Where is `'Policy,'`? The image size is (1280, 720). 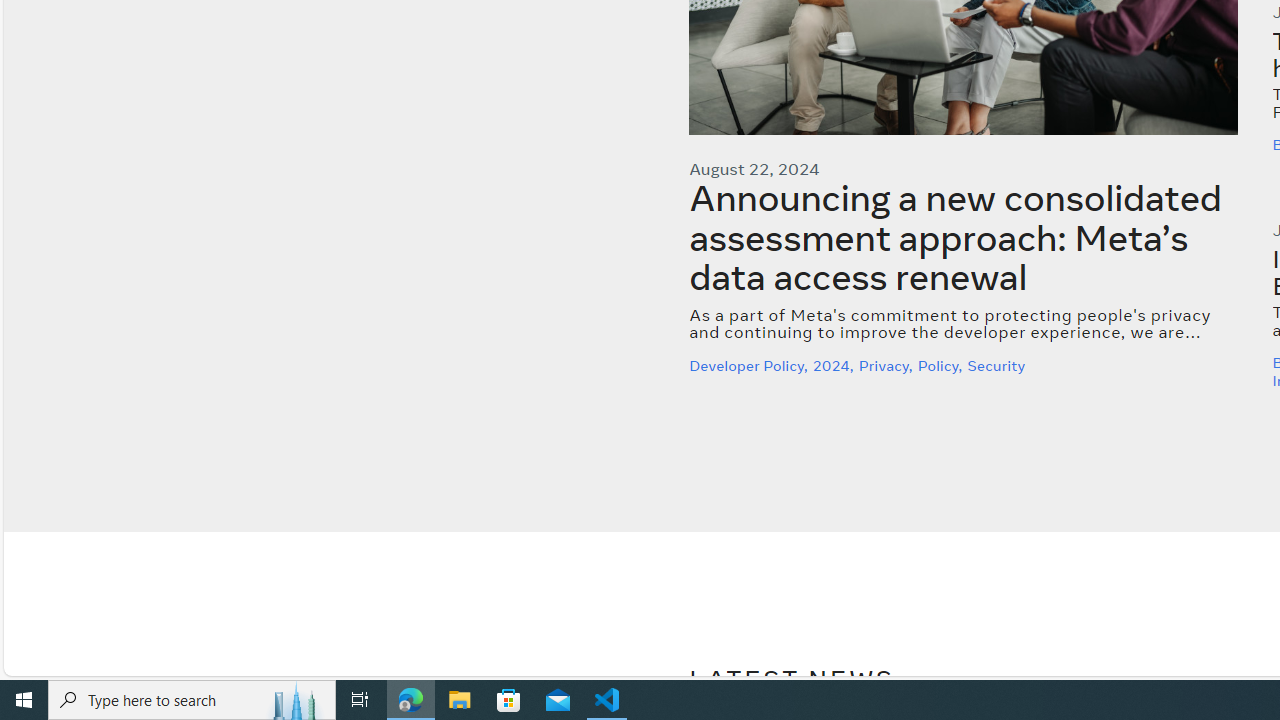
'Policy,' is located at coordinates (941, 365).